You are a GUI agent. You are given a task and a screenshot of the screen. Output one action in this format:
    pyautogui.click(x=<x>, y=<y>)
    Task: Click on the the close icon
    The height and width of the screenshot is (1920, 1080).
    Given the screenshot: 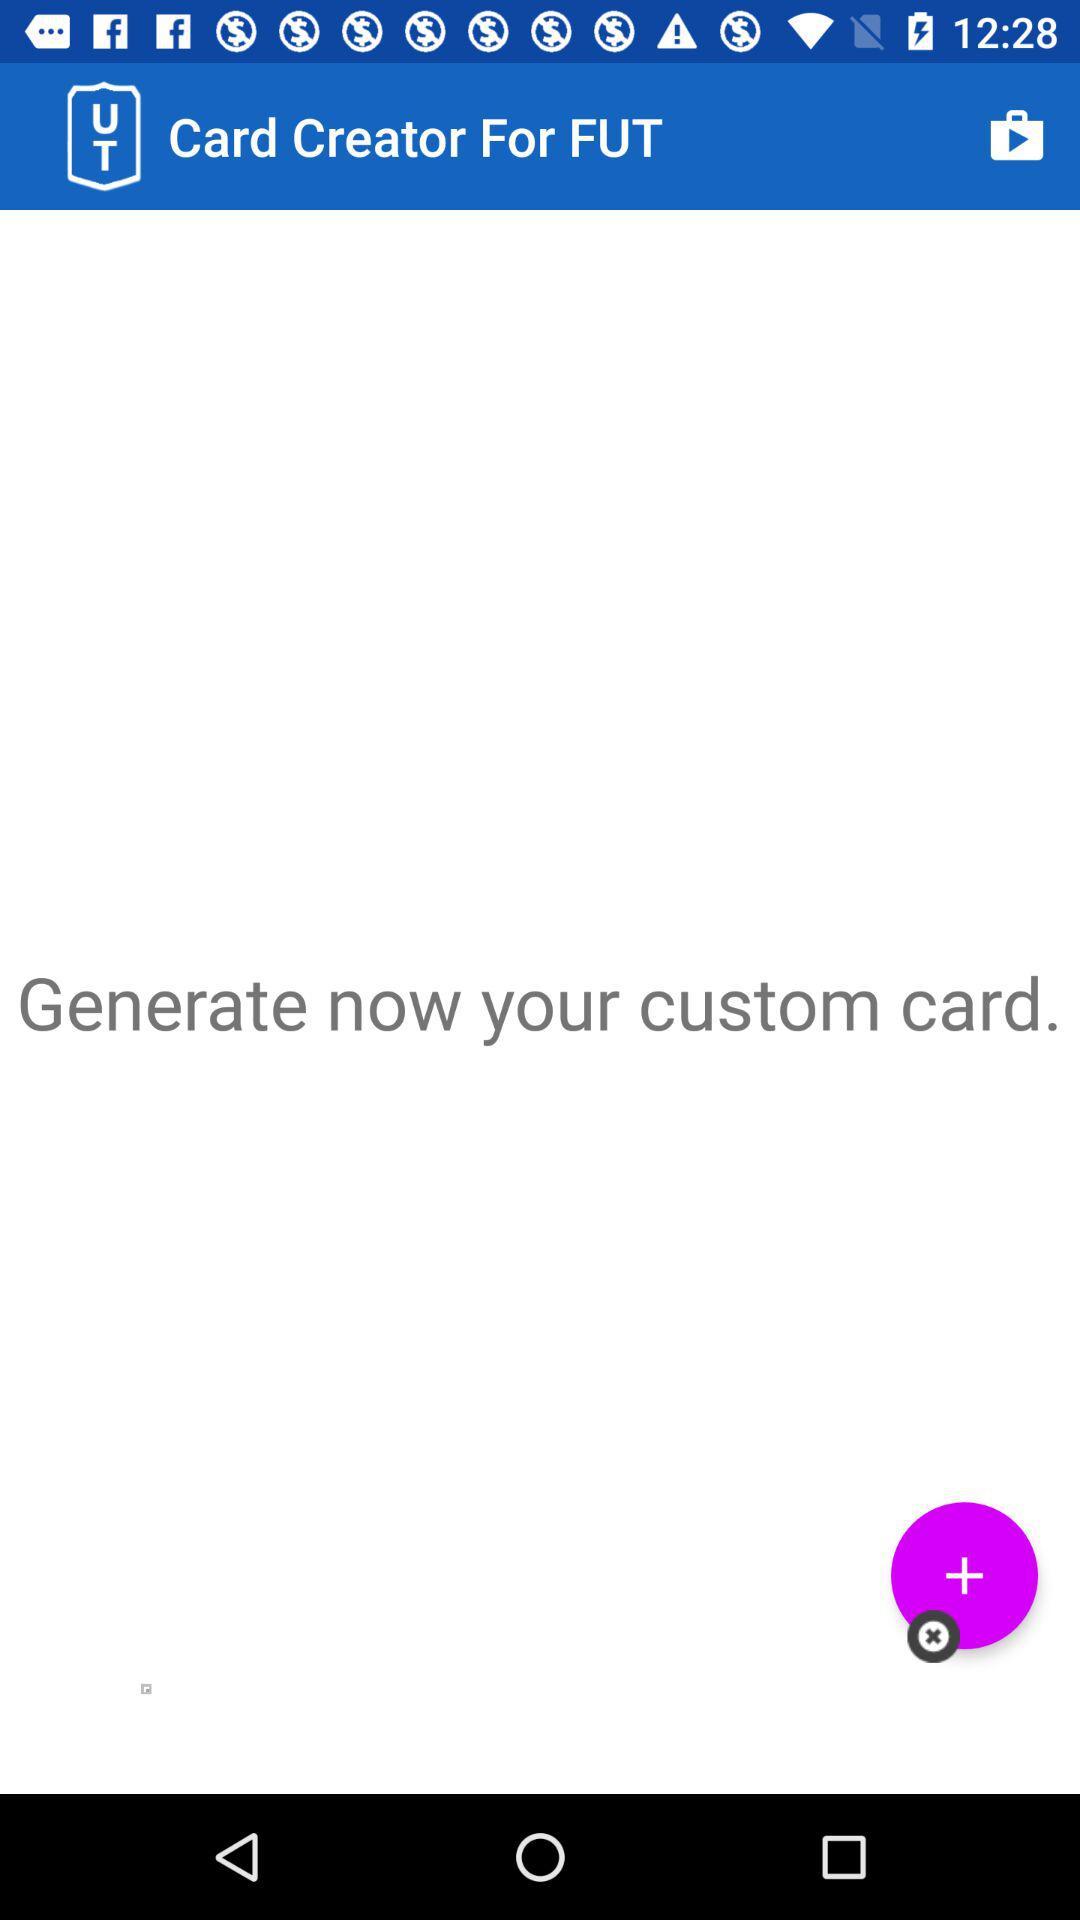 What is the action you would take?
    pyautogui.click(x=933, y=1636)
    